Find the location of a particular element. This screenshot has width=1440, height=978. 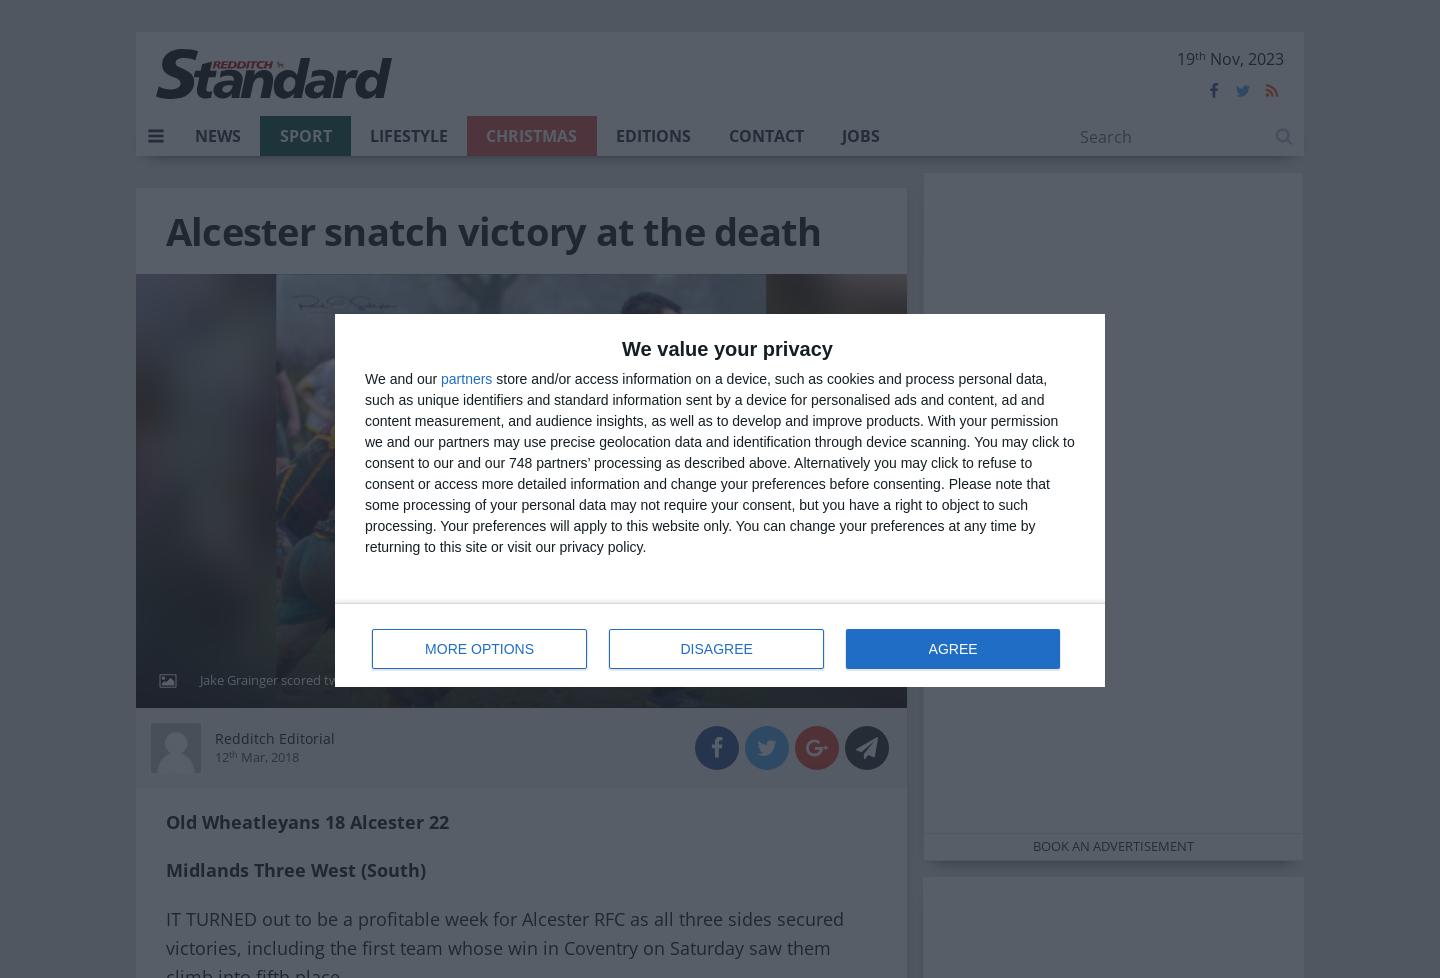

'LifeStyle' is located at coordinates (406, 136).